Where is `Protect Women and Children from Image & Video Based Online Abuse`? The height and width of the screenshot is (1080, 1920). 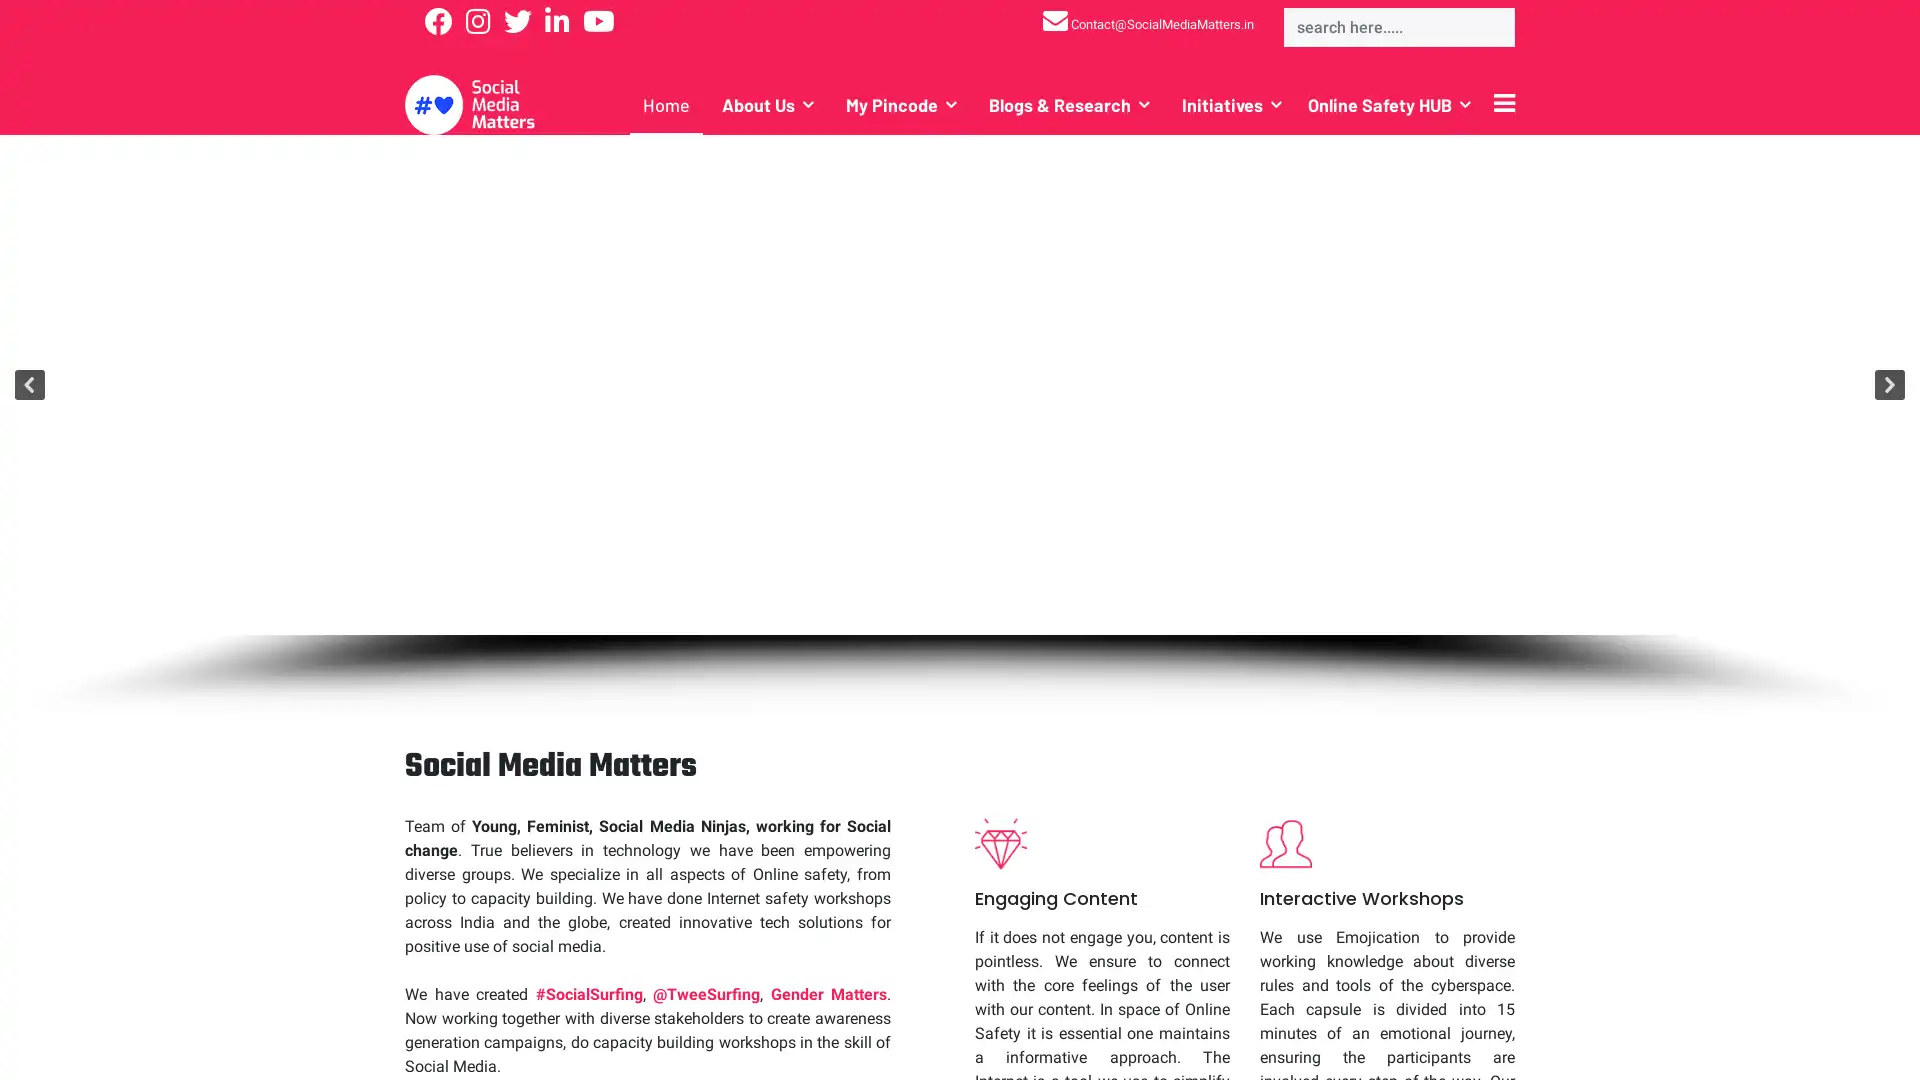
Protect Women and Children from Image & Video Based Online Abuse is located at coordinates (949, 615).